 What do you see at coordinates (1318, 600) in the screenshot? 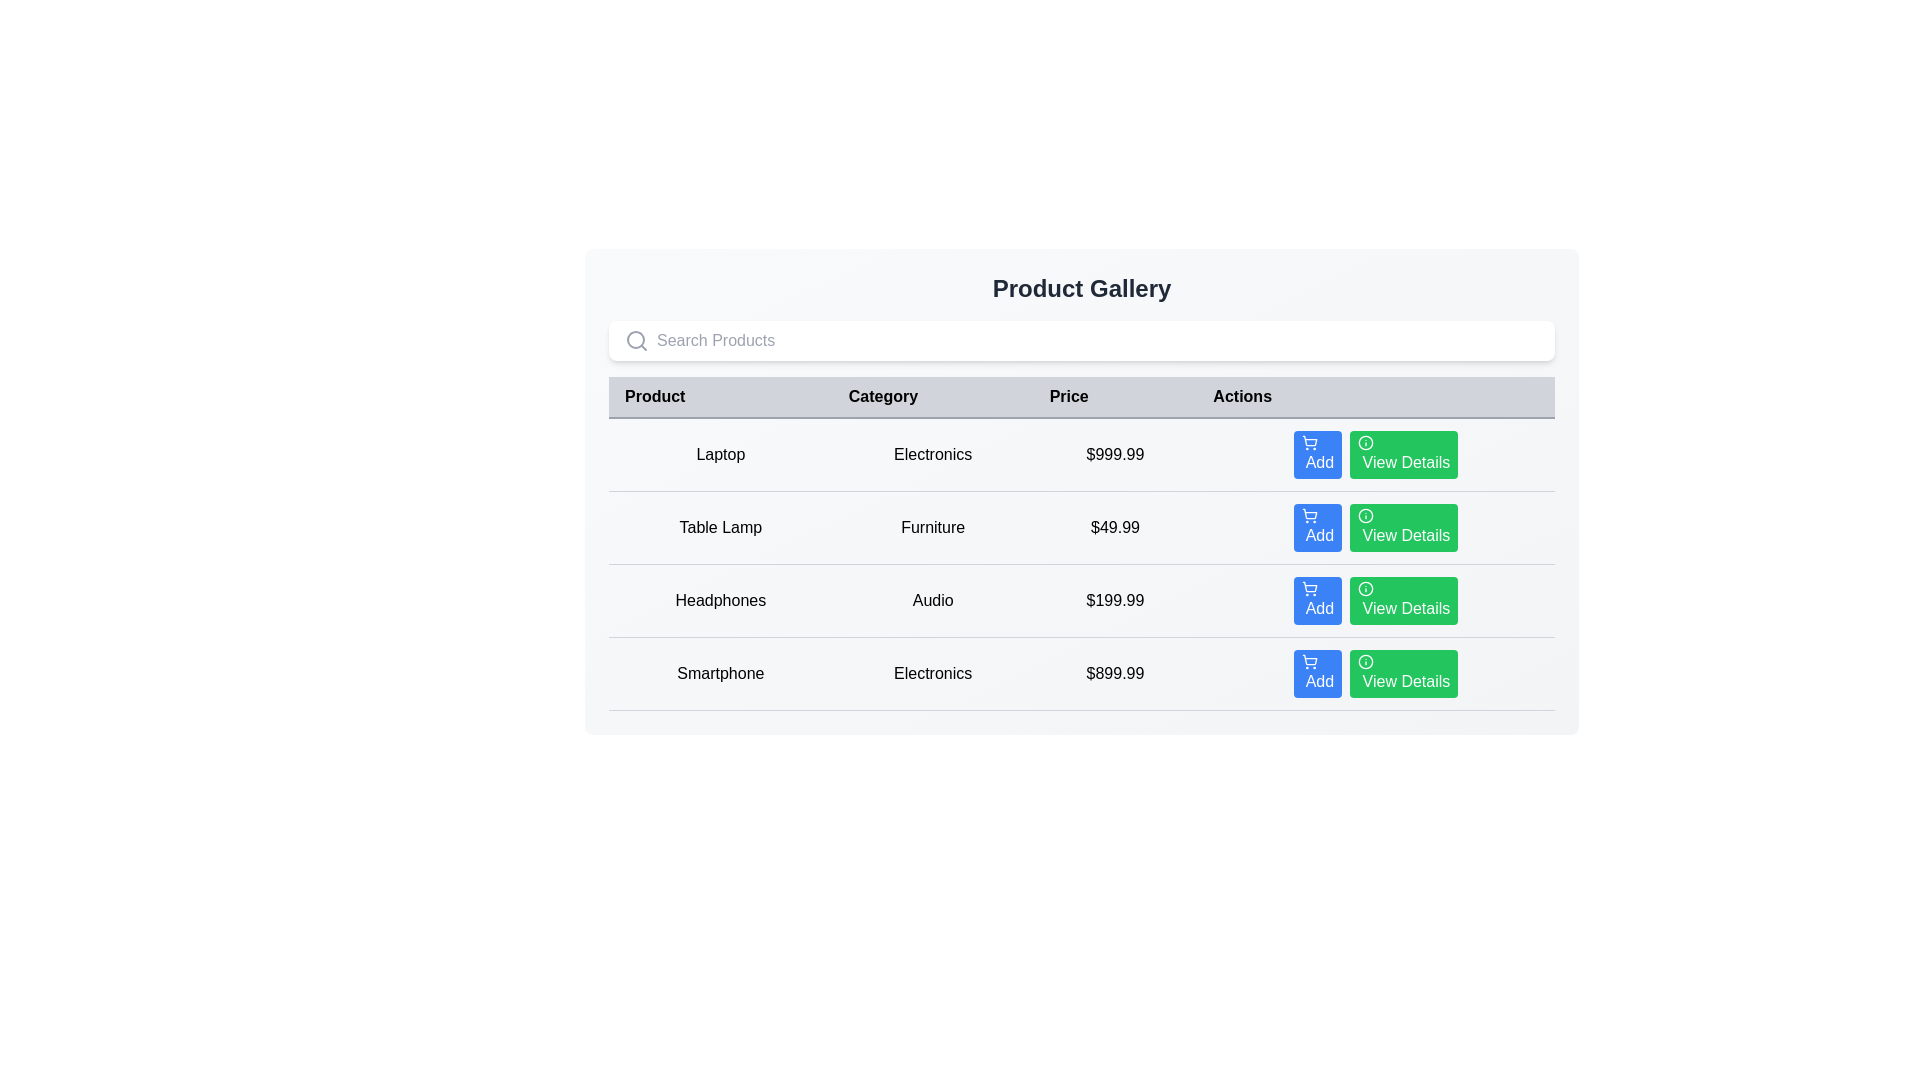
I see `the 'Add Headphones to Cart' button located in the 'Actions' column, which is the first interactive element and positioned to the left of the 'View Details' button` at bounding box center [1318, 600].